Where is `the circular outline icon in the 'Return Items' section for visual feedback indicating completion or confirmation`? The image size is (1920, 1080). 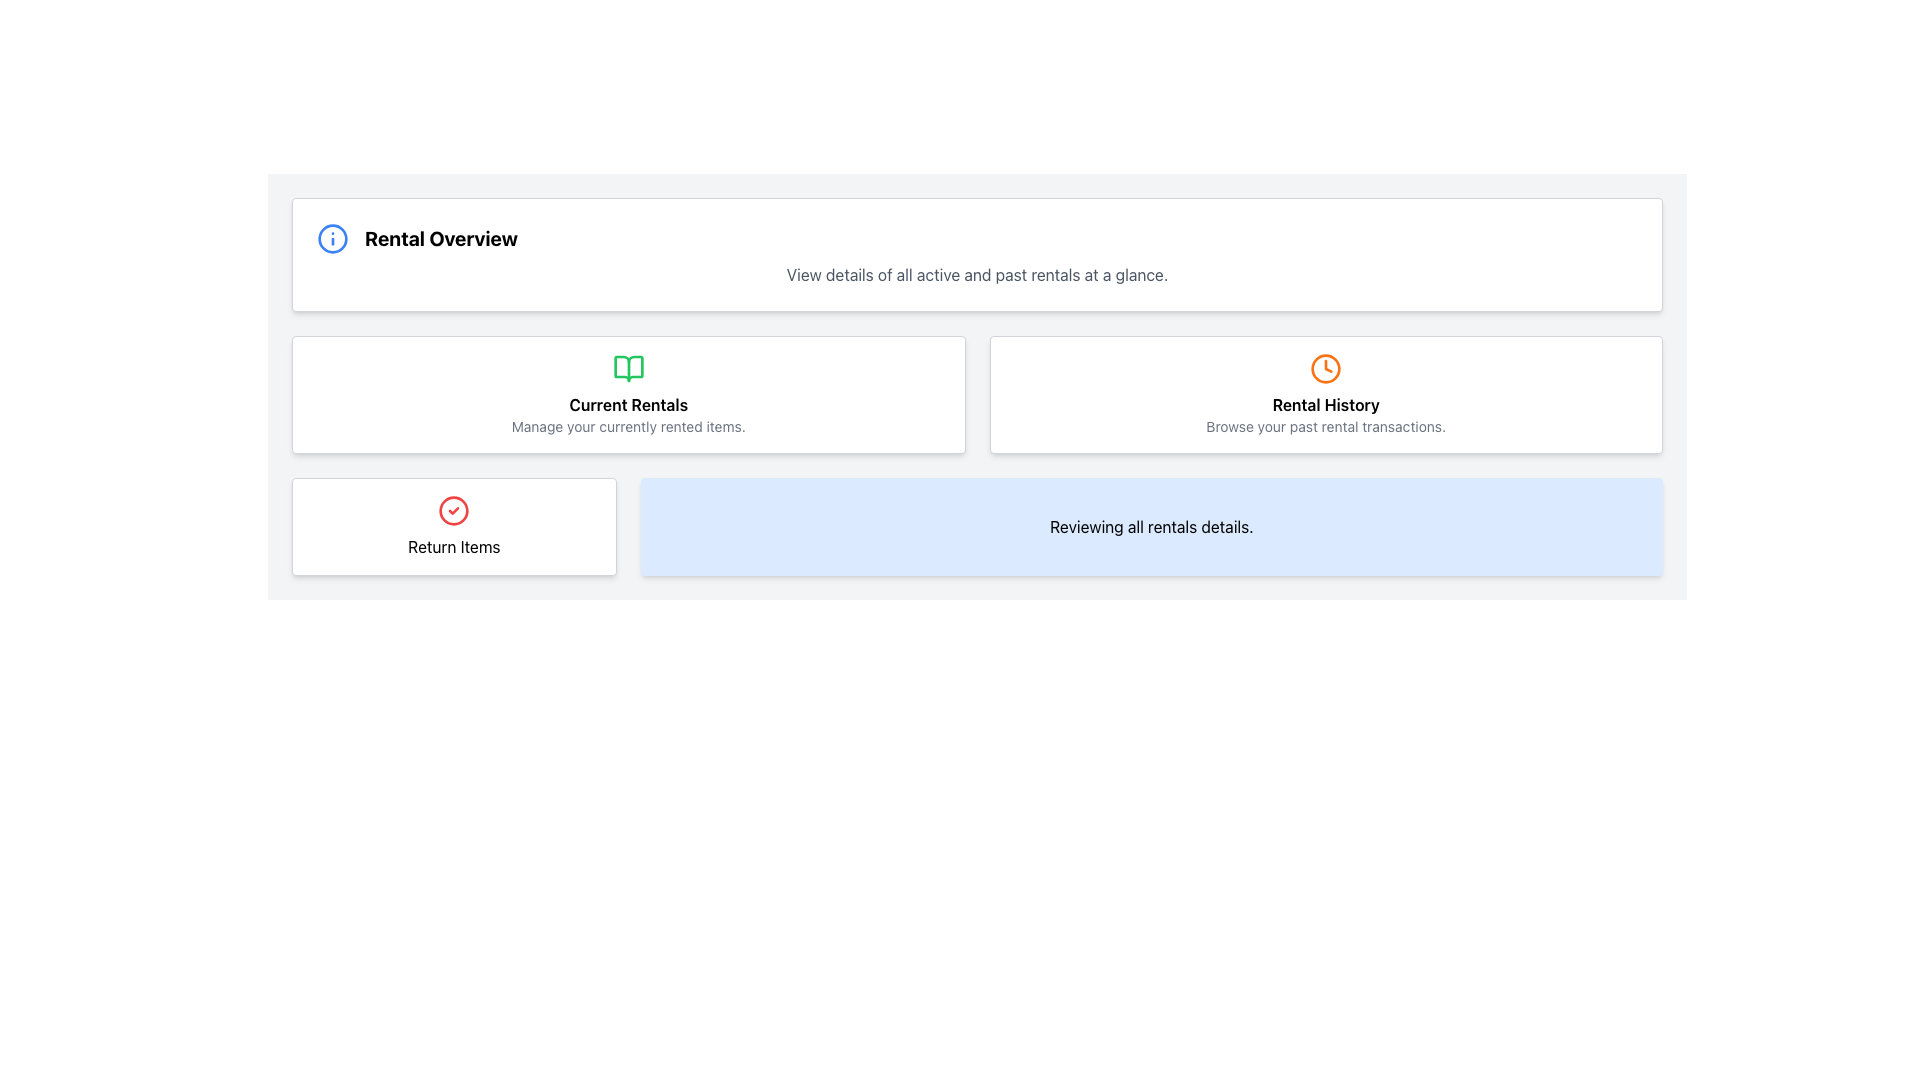
the circular outline icon in the 'Return Items' section for visual feedback indicating completion or confirmation is located at coordinates (453, 509).